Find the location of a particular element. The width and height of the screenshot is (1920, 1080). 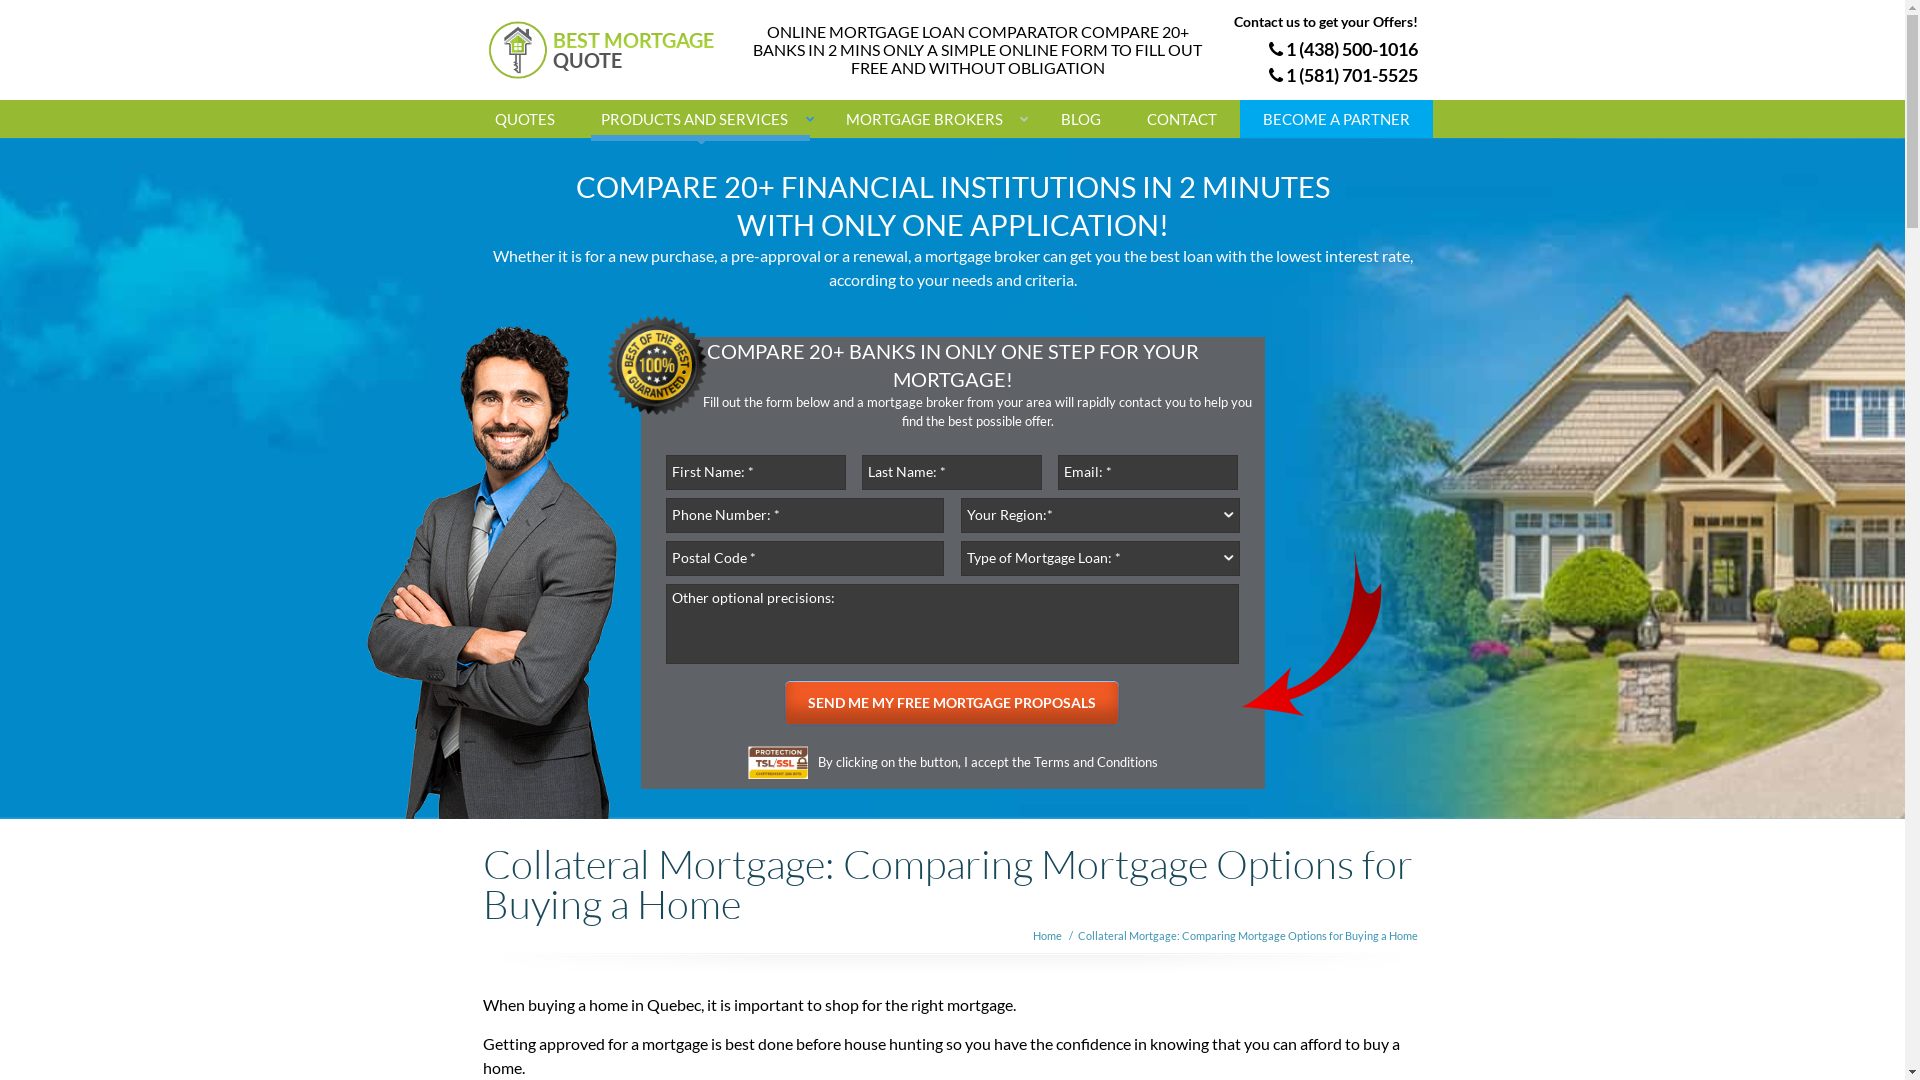

'Terms and Conditions' is located at coordinates (1094, 762).